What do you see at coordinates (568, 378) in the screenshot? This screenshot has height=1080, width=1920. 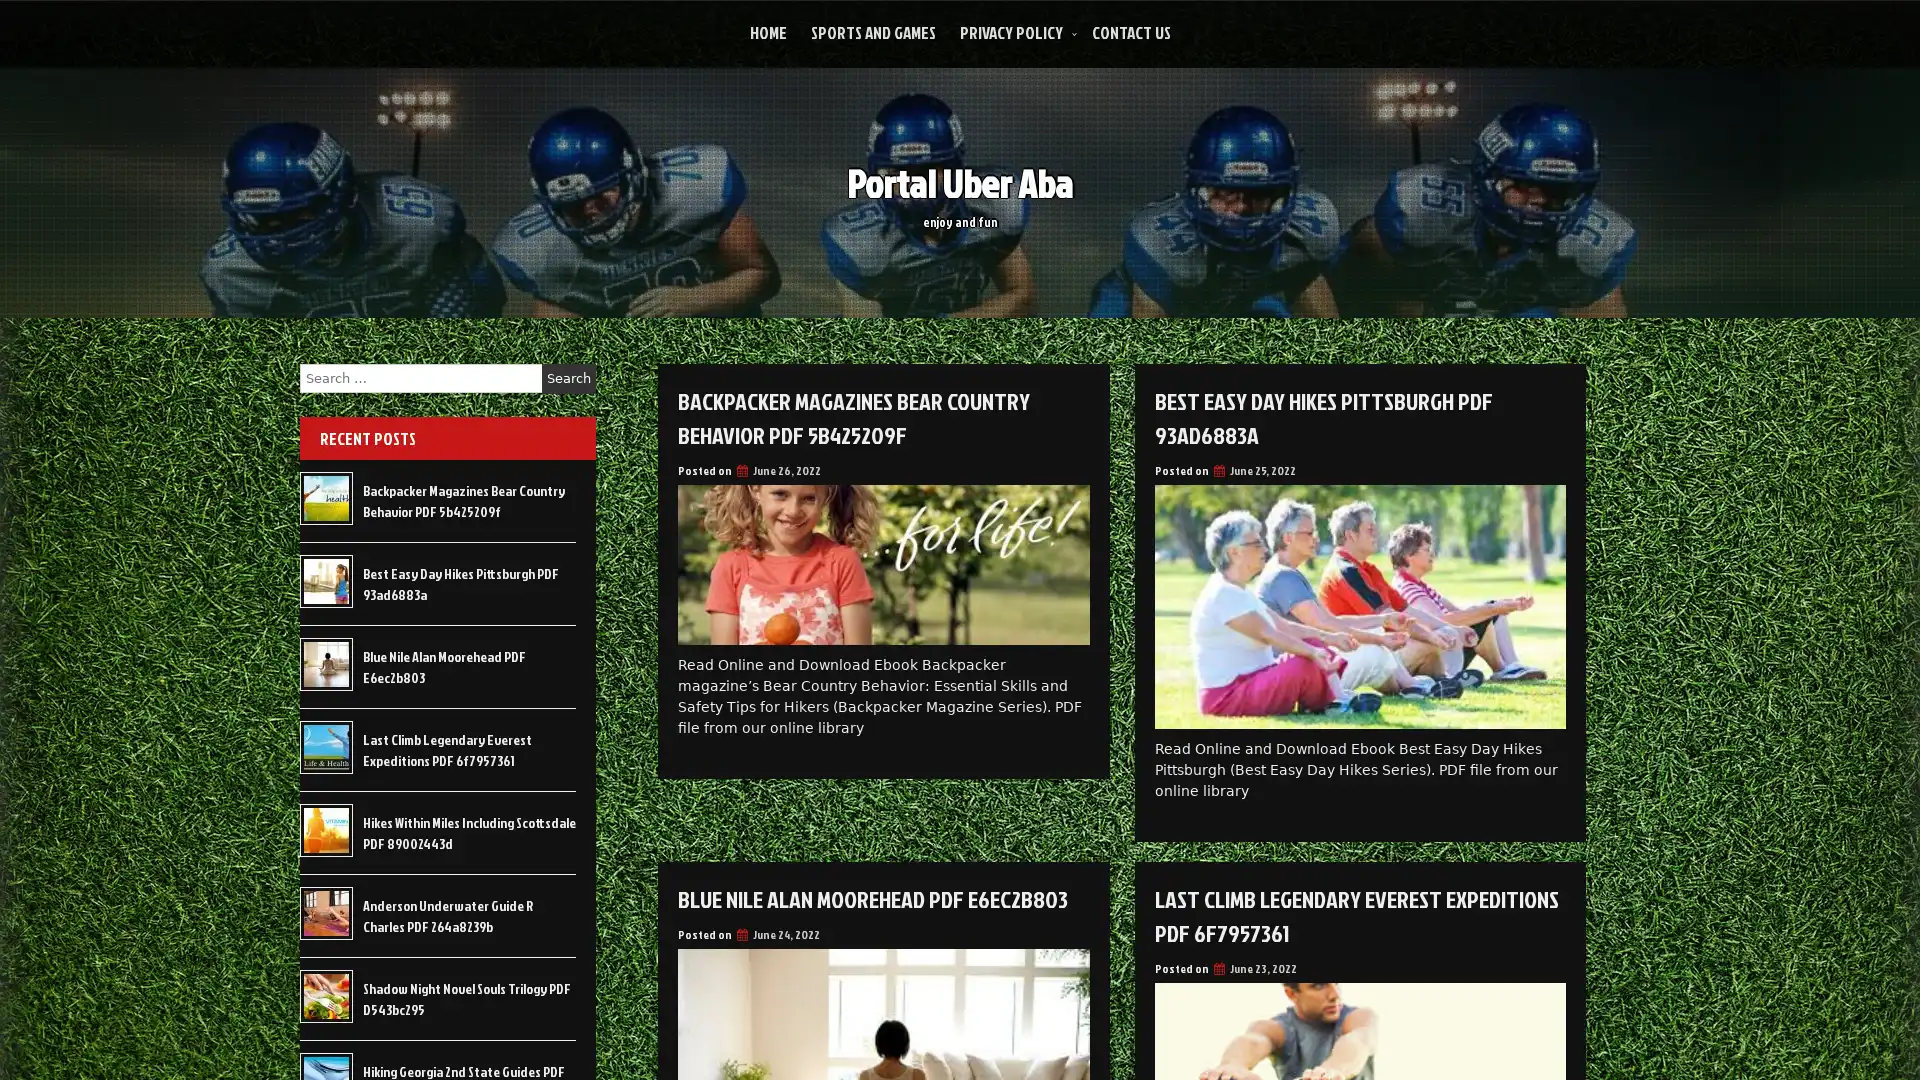 I see `Search` at bounding box center [568, 378].